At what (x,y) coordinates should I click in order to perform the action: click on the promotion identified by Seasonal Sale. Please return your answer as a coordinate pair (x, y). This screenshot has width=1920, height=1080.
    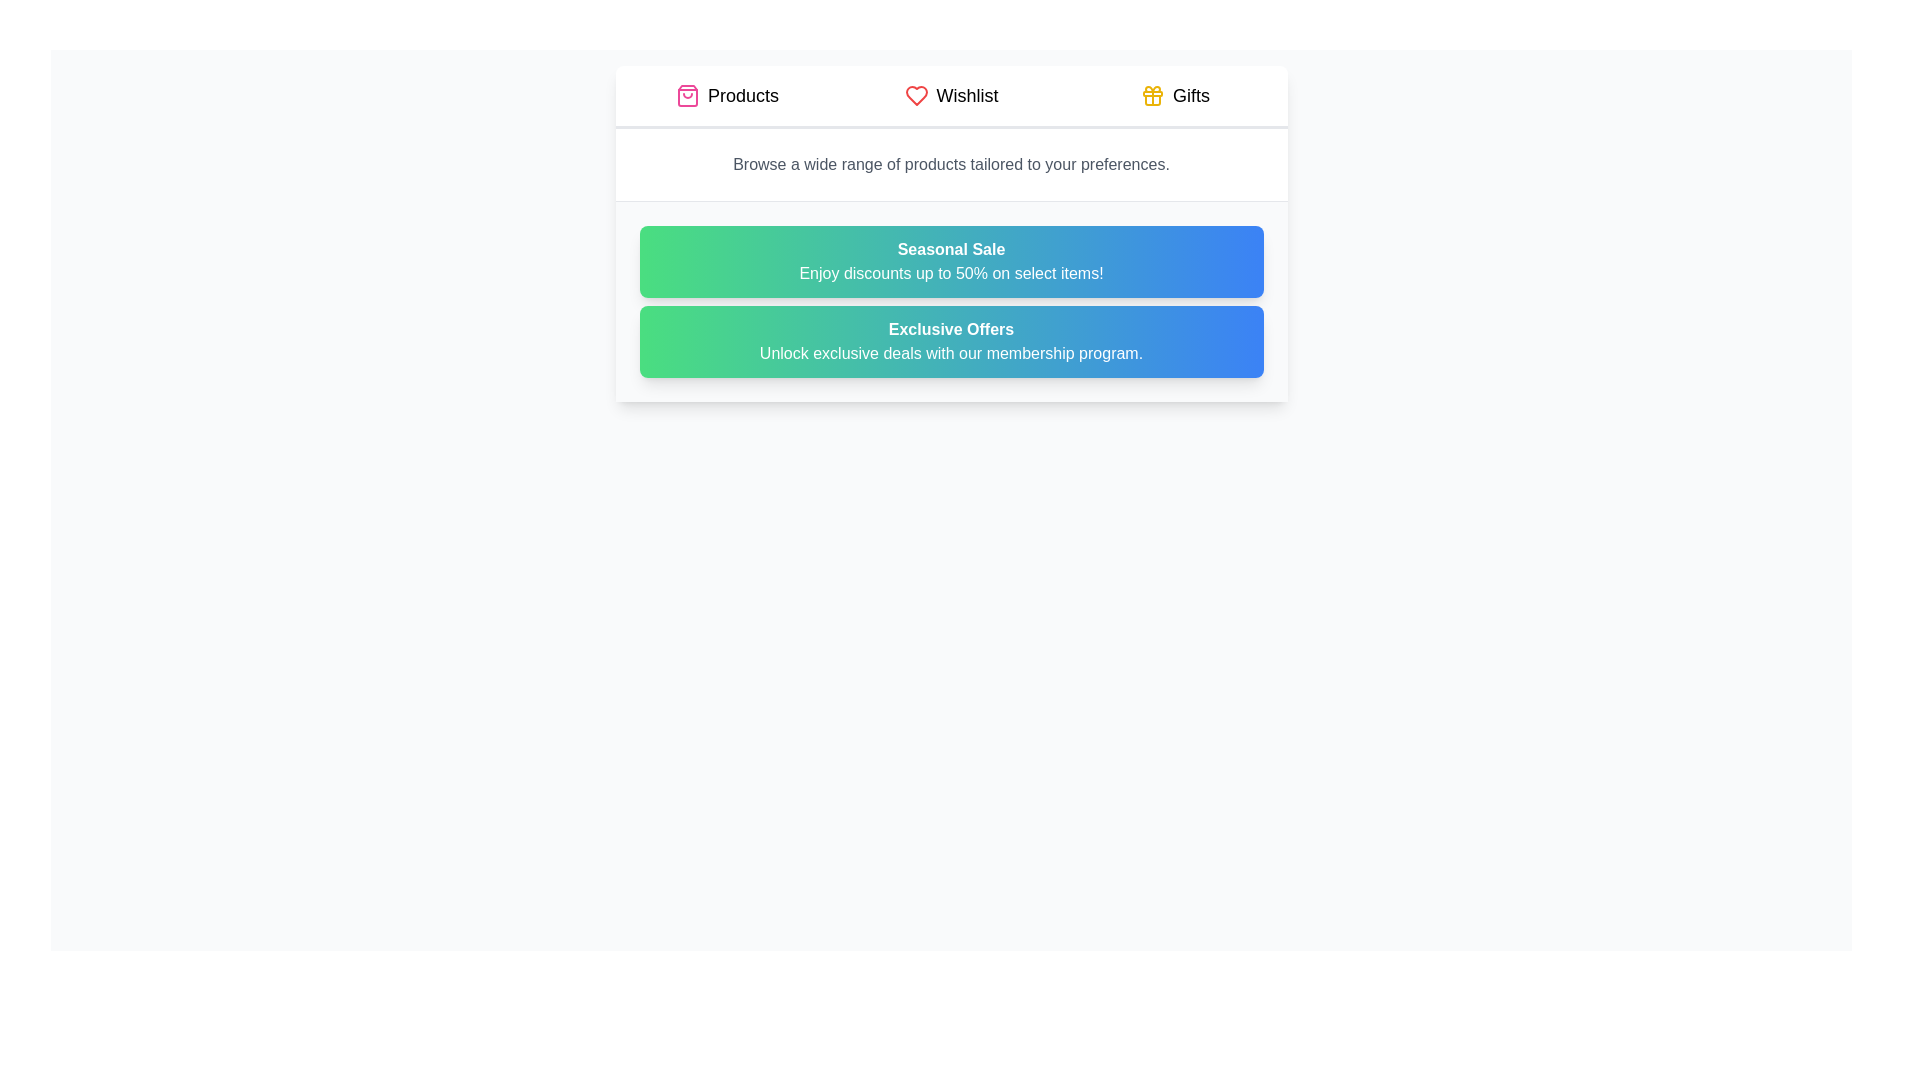
    Looking at the image, I should click on (950, 261).